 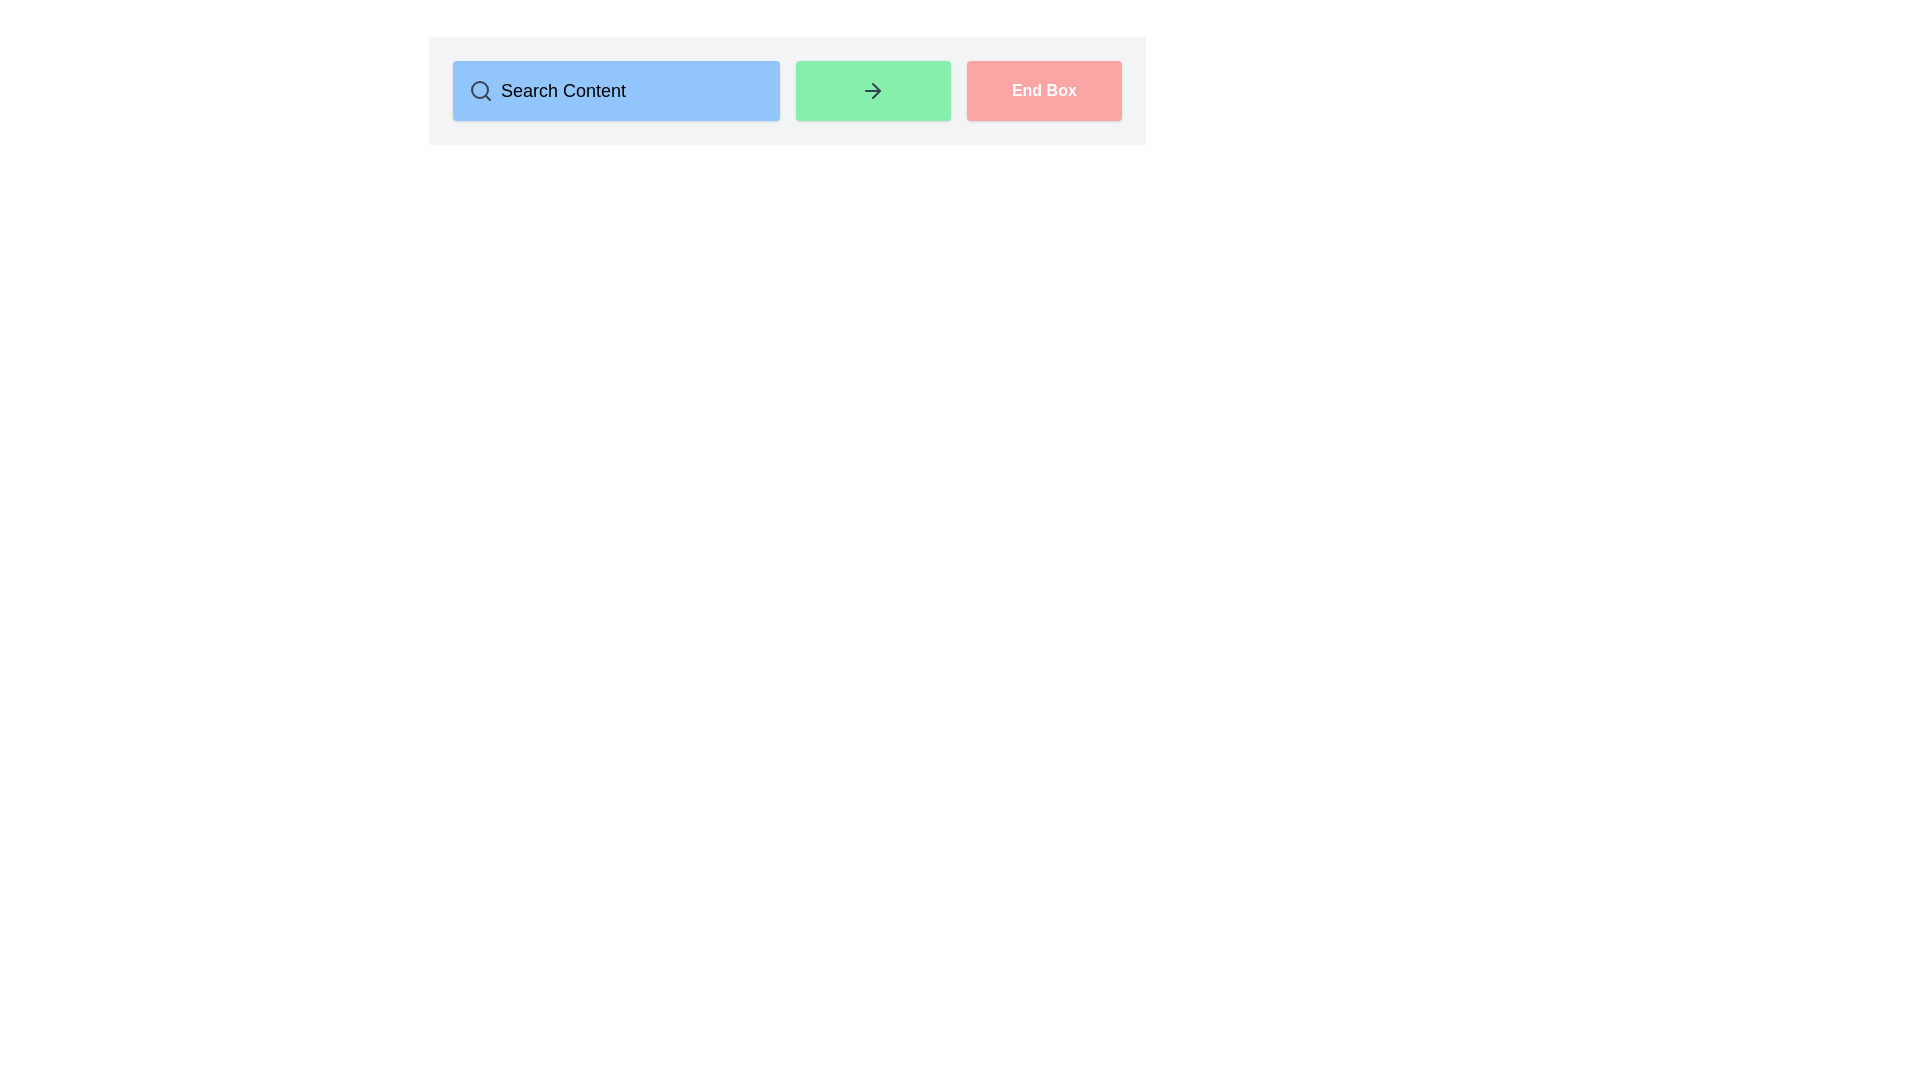 I want to click on the small magnifying glass icon with a black stroke on a light blue background located within the 'Search Content' box, so click(x=480, y=91).